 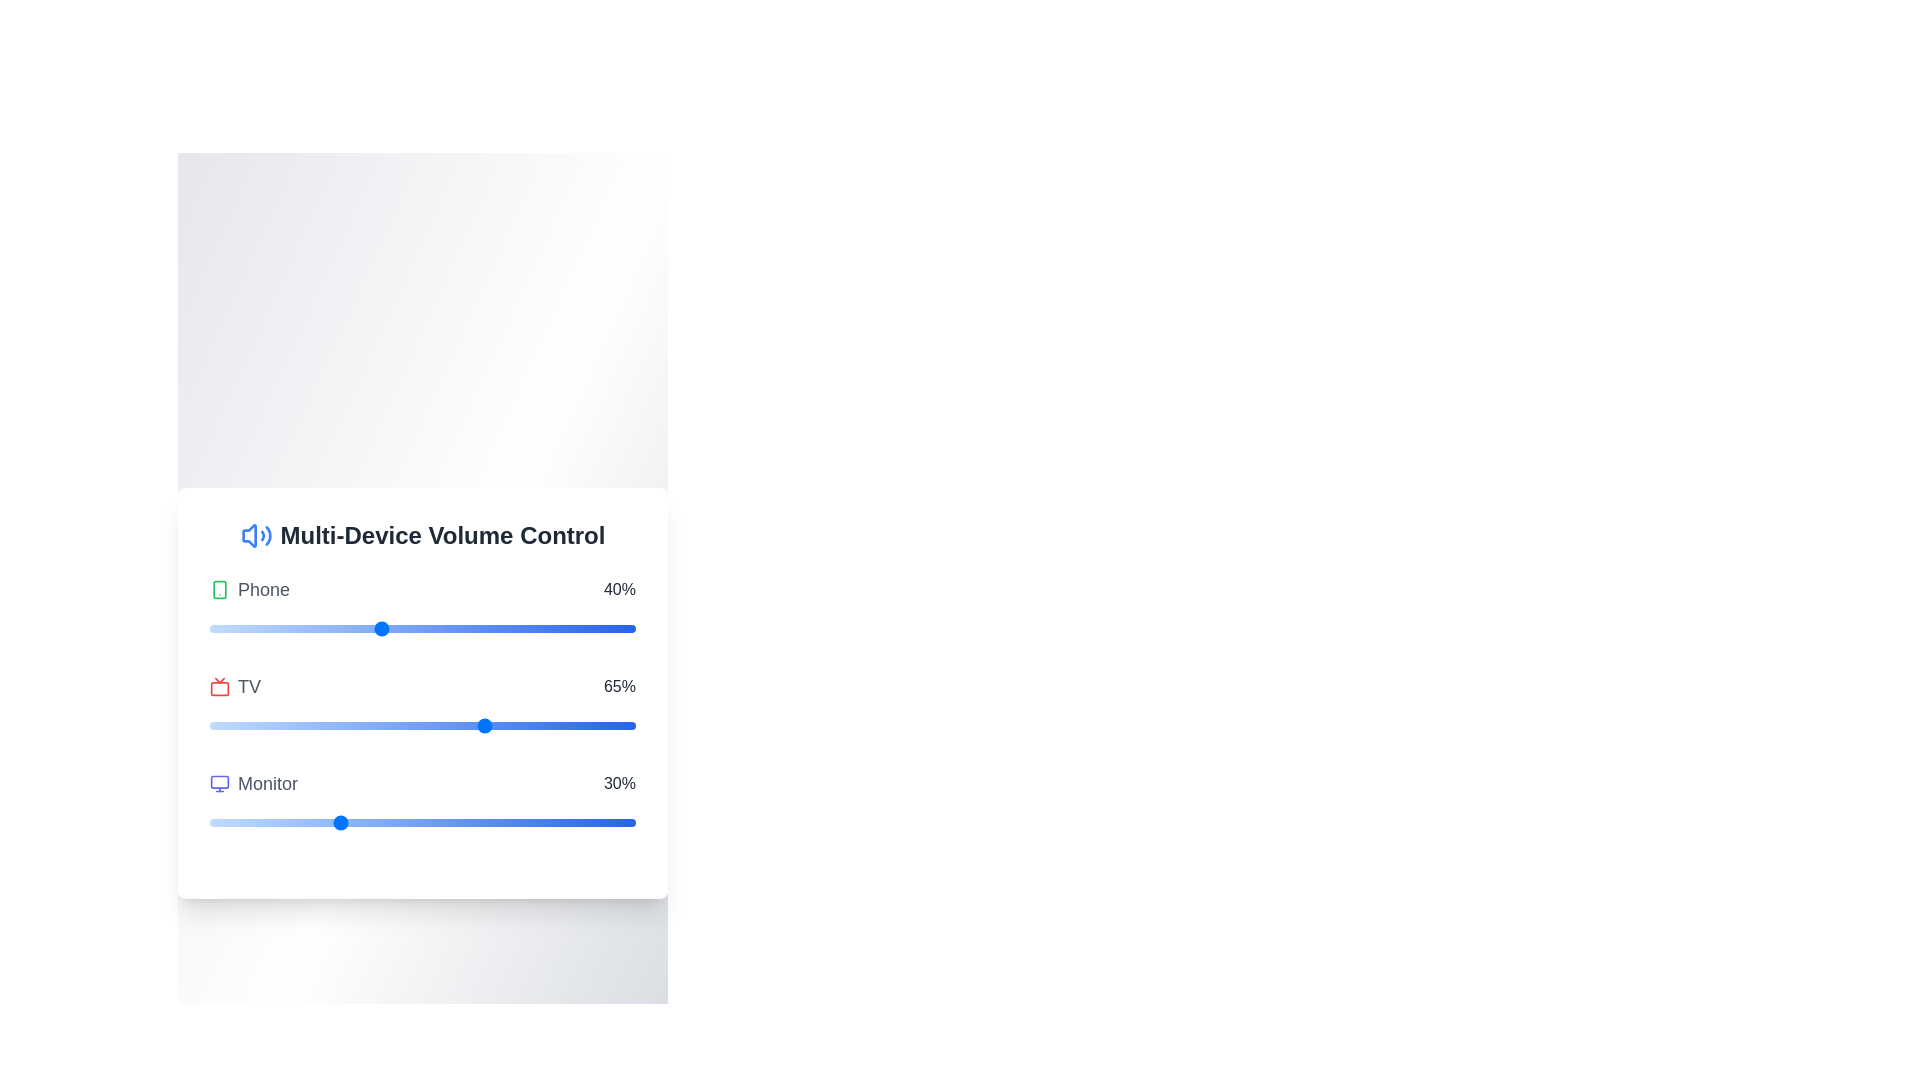 I want to click on the volume slider, so click(x=605, y=627).